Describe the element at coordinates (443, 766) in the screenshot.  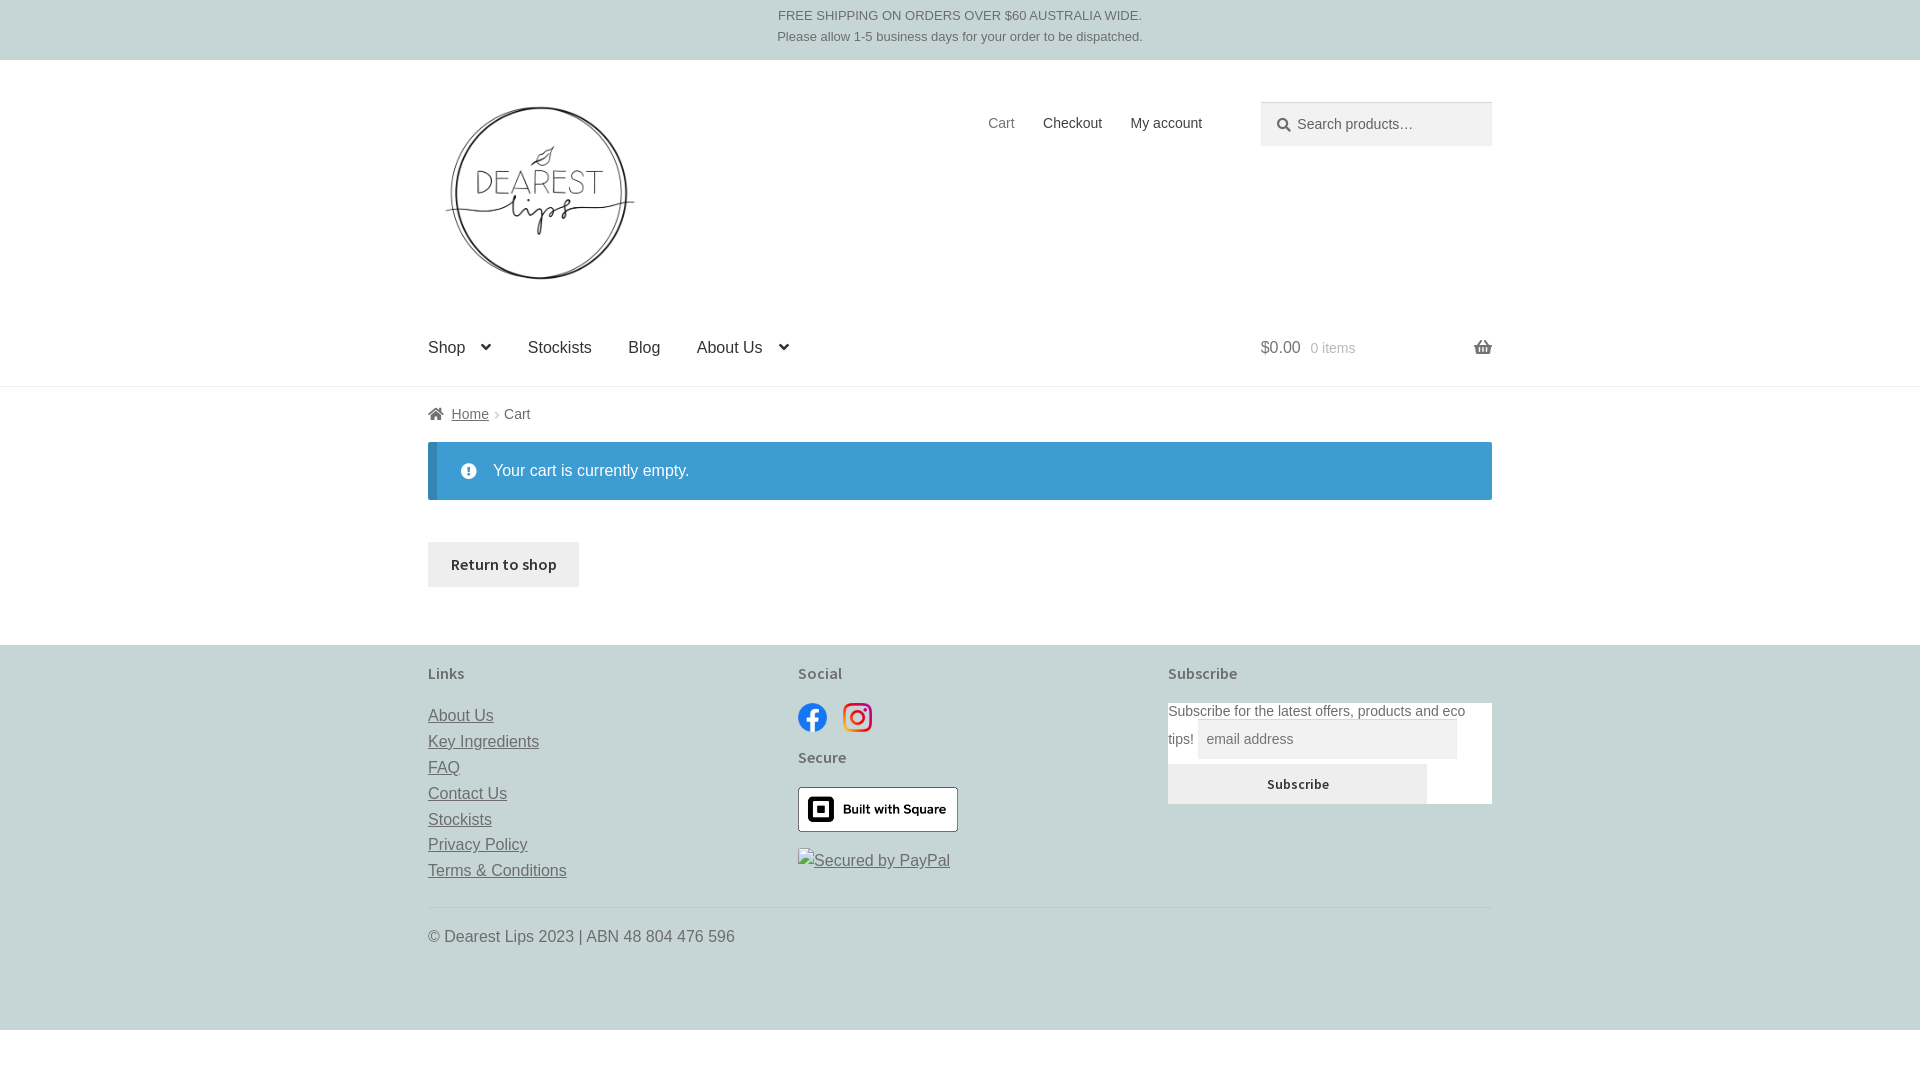
I see `'FAQ'` at that location.